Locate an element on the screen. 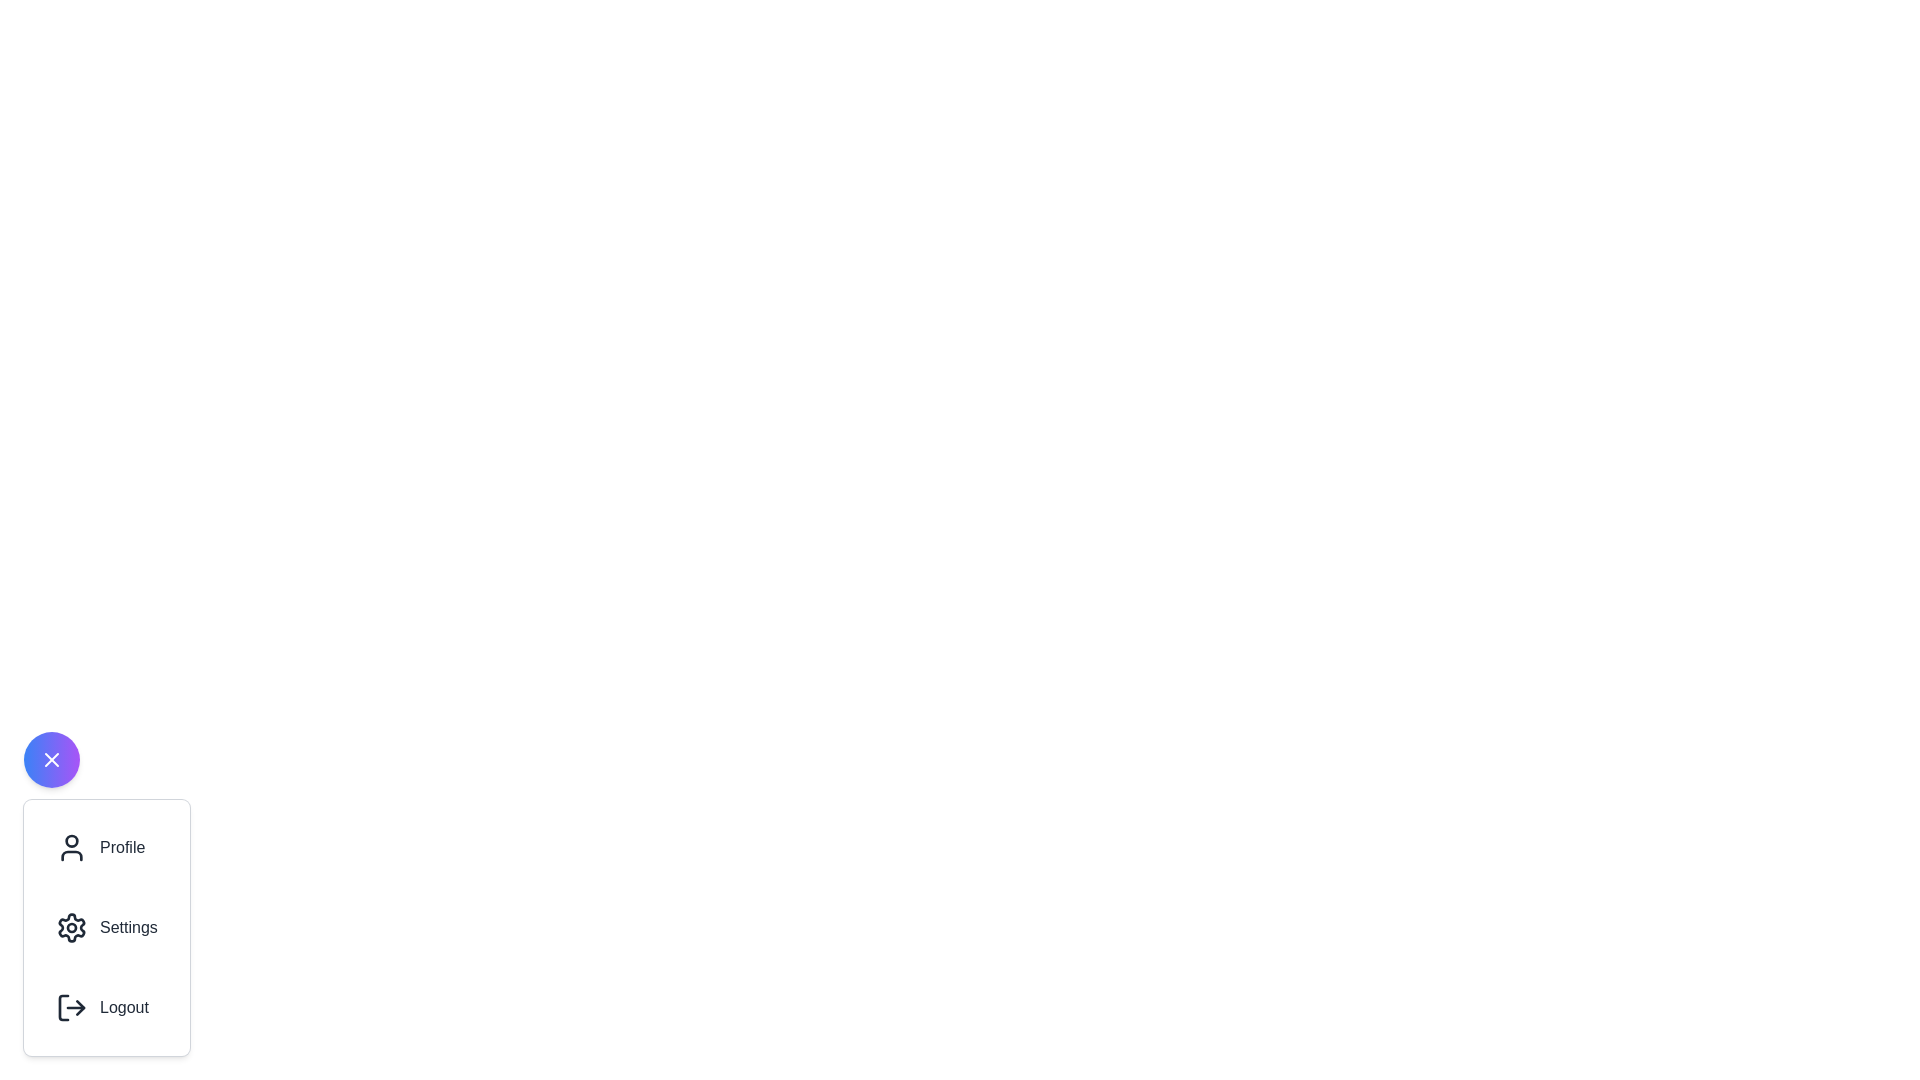  the 'Settings' button in the menu is located at coordinates (105, 928).